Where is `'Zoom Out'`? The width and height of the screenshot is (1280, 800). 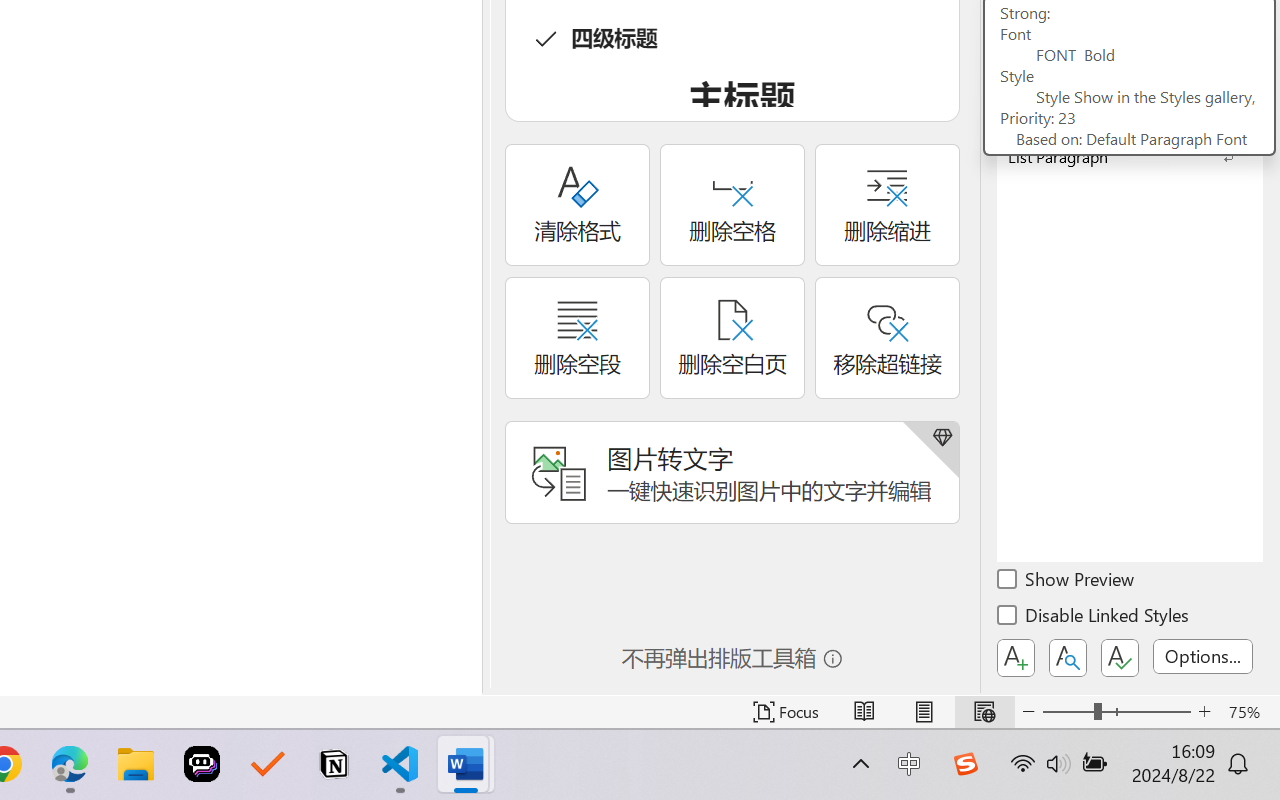 'Zoom Out' is located at coordinates (1067, 711).